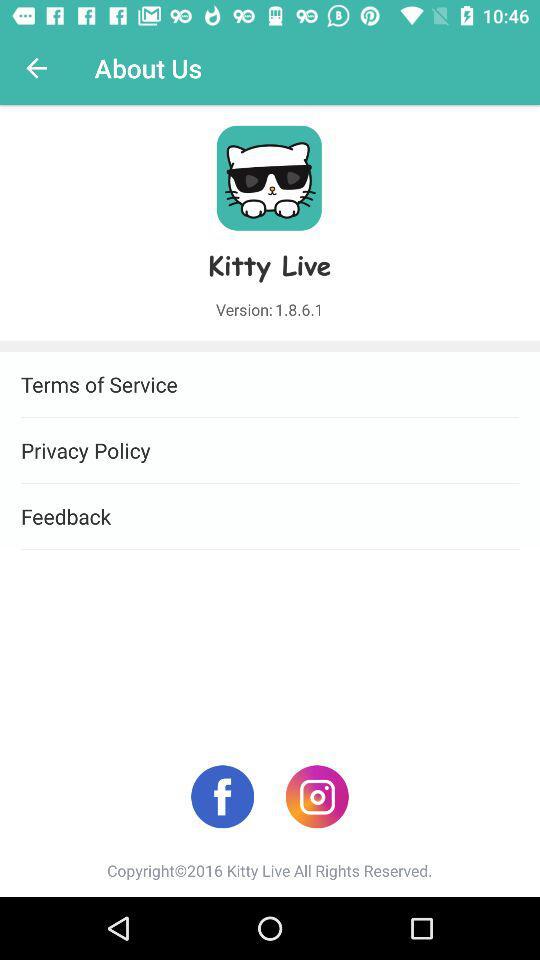  Describe the element at coordinates (221, 796) in the screenshot. I see `on facebook` at that location.